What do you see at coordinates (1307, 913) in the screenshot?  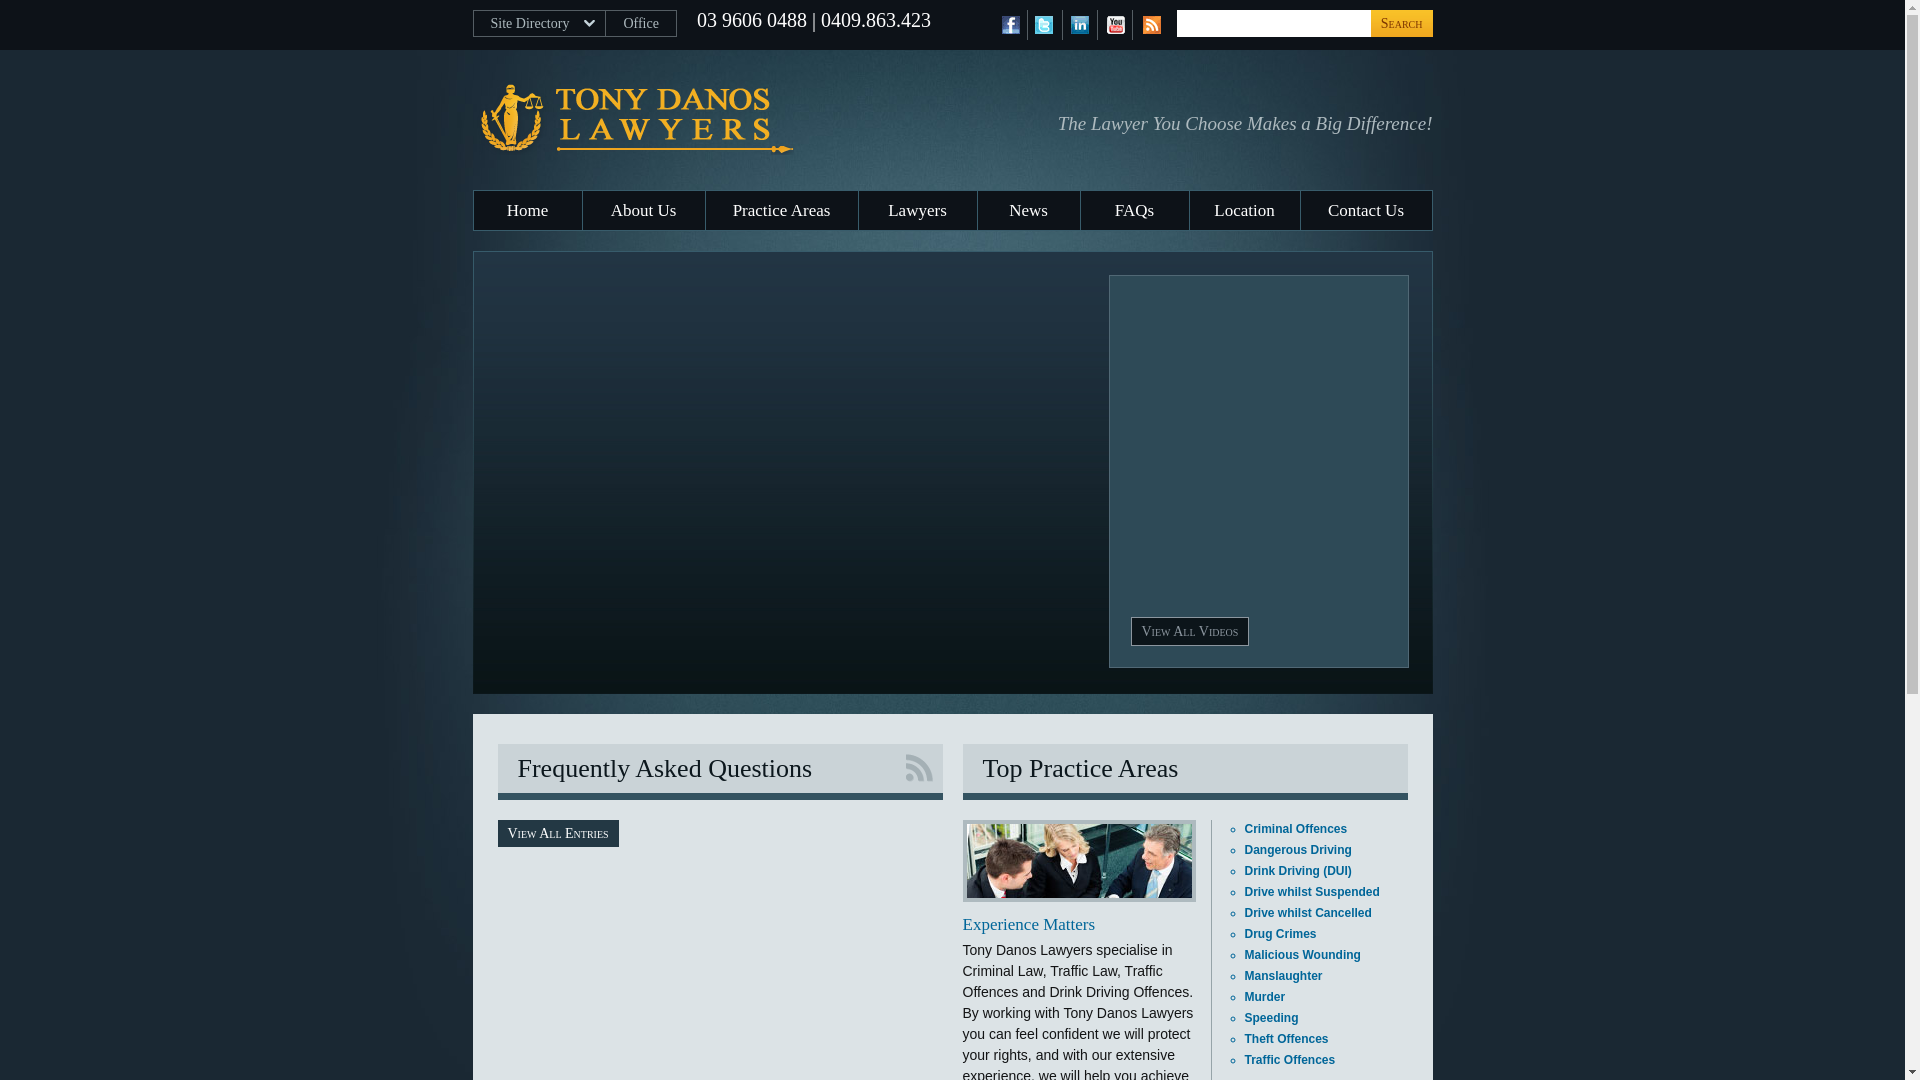 I see `'Drive whilst Cancelled'` at bounding box center [1307, 913].